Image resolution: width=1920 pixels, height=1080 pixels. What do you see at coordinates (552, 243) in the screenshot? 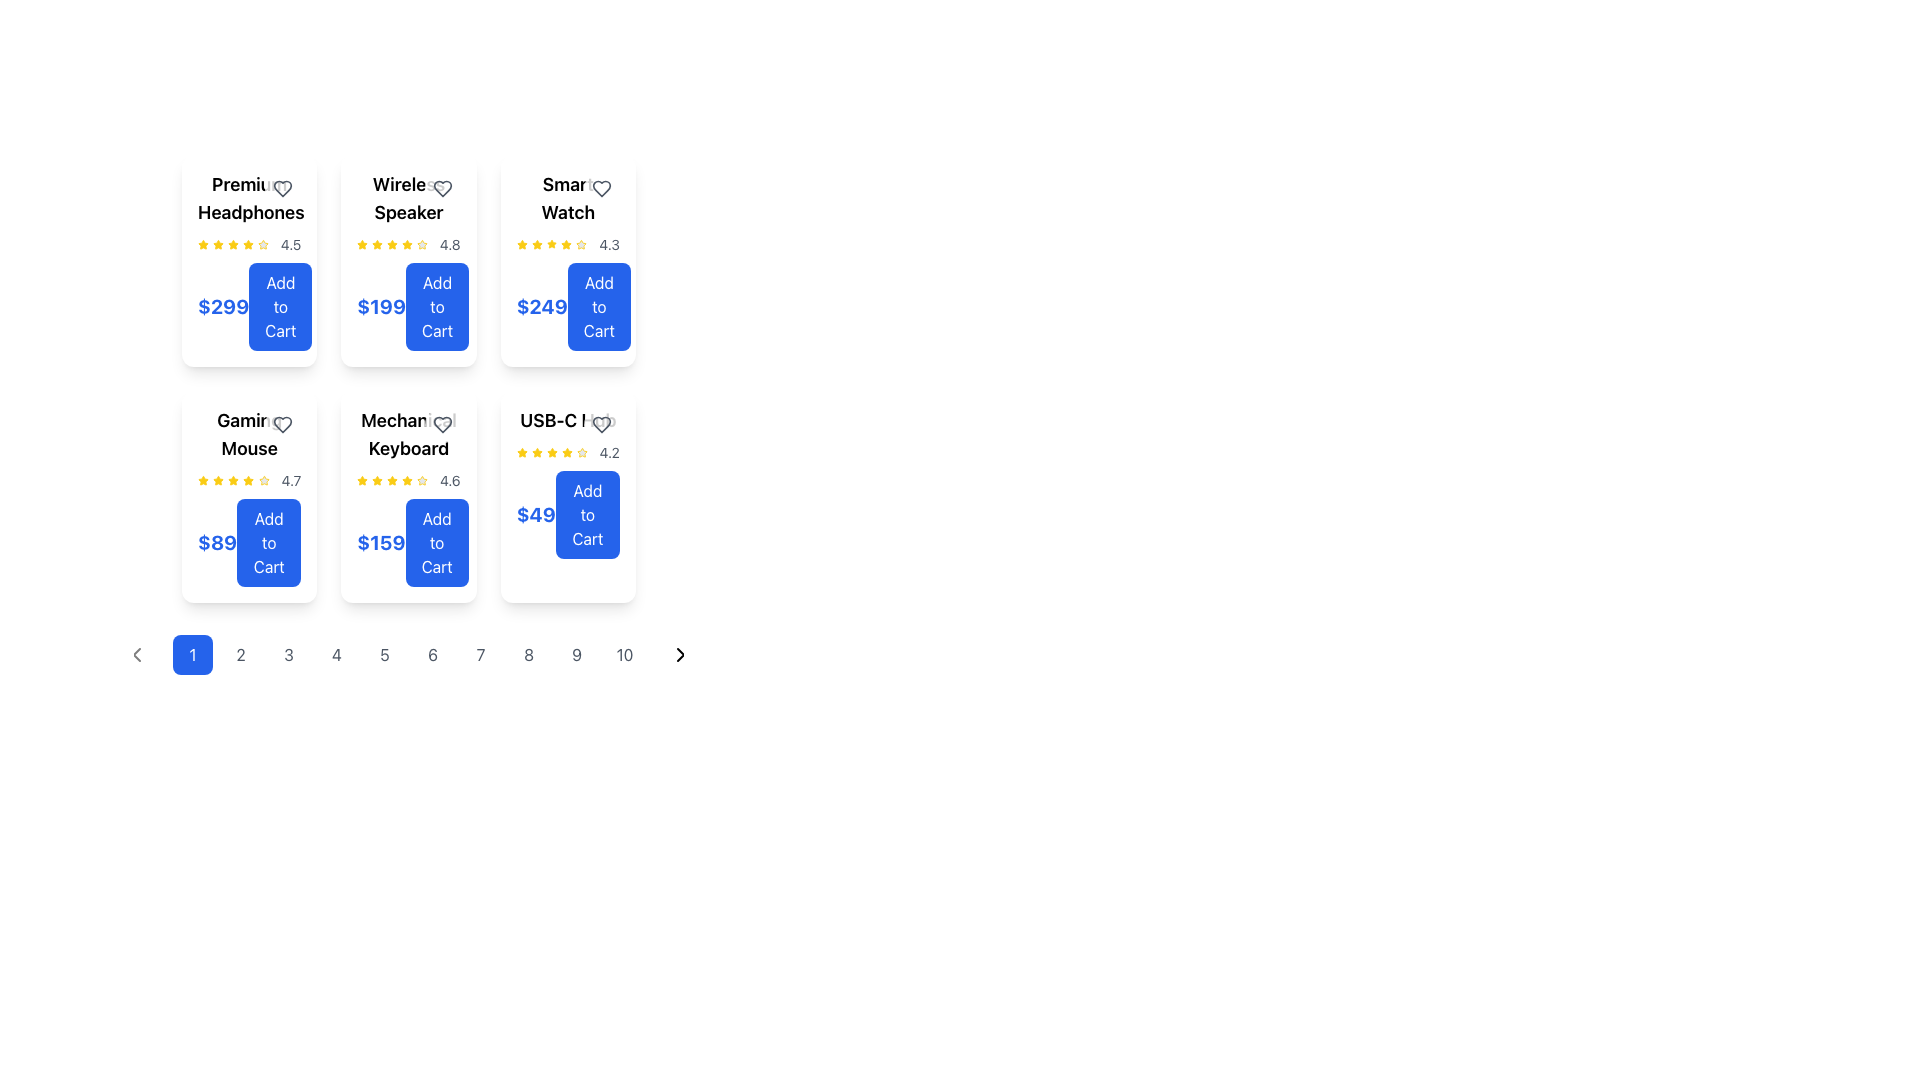
I see `the third star icon in the rating system for the 'Smart Watch' product, which indicates a score of 3 out of 5` at bounding box center [552, 243].